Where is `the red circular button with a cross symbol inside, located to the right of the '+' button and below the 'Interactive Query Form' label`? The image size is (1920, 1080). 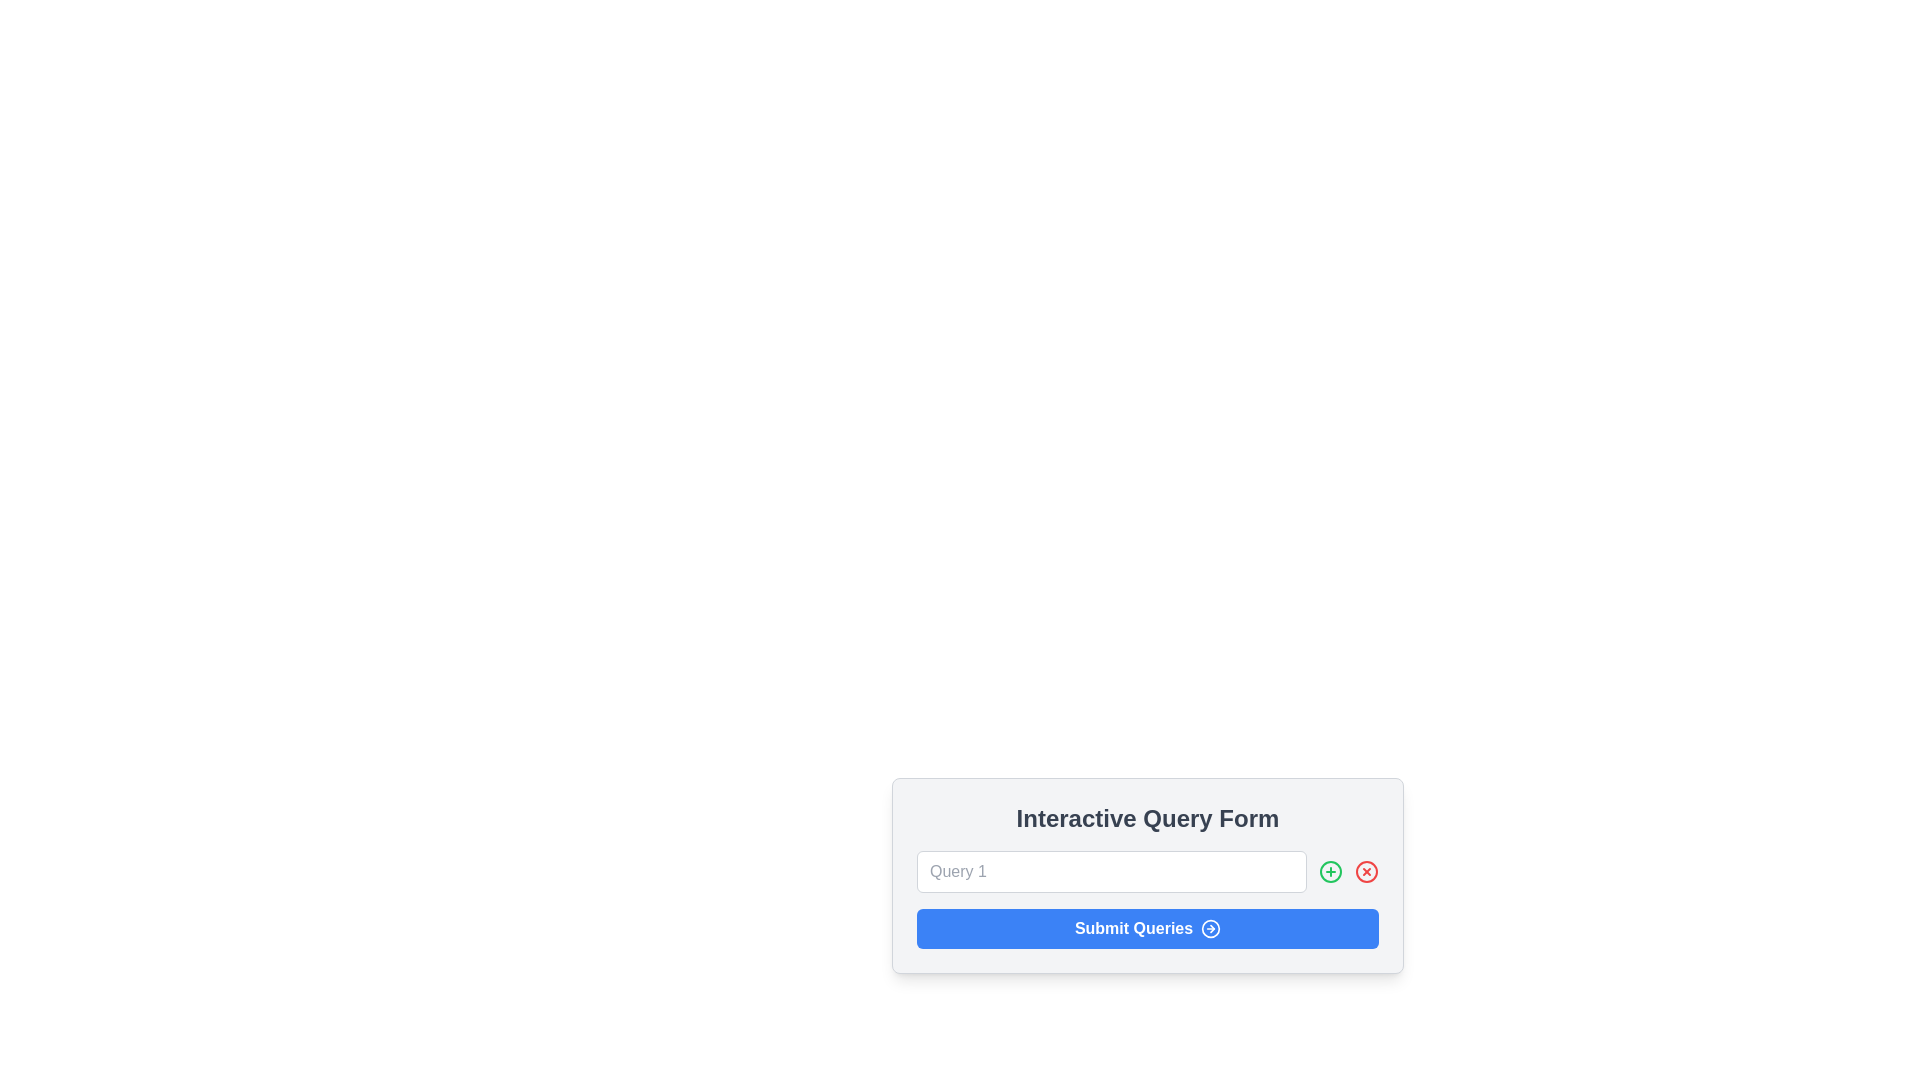
the red circular button with a cross symbol inside, located to the right of the '+' button and below the 'Interactive Query Form' label is located at coordinates (1366, 870).